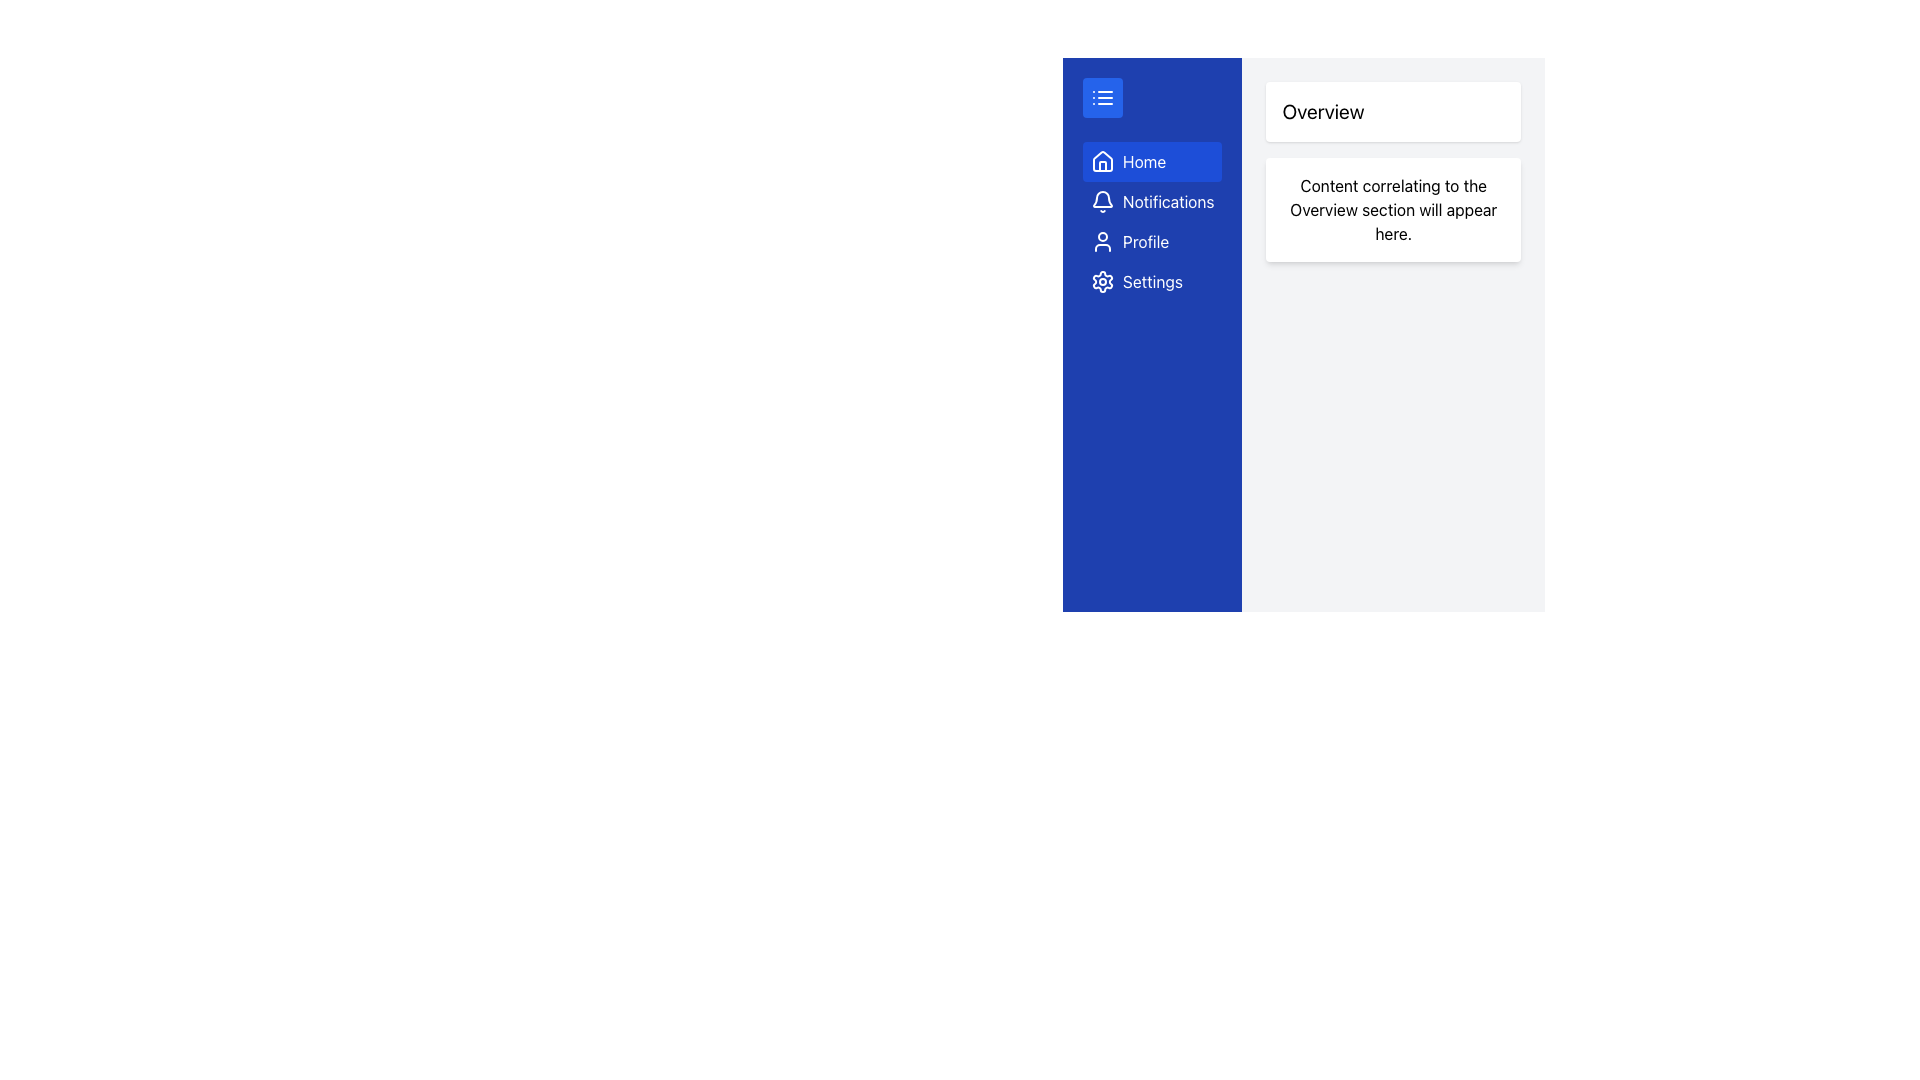 This screenshot has height=1080, width=1920. Describe the element at coordinates (1144, 161) in the screenshot. I see `text label 'Home' located in the first navigational menu item of the vertical sidebar on the left side of the interface, which is displayed in white on a blue background` at that location.